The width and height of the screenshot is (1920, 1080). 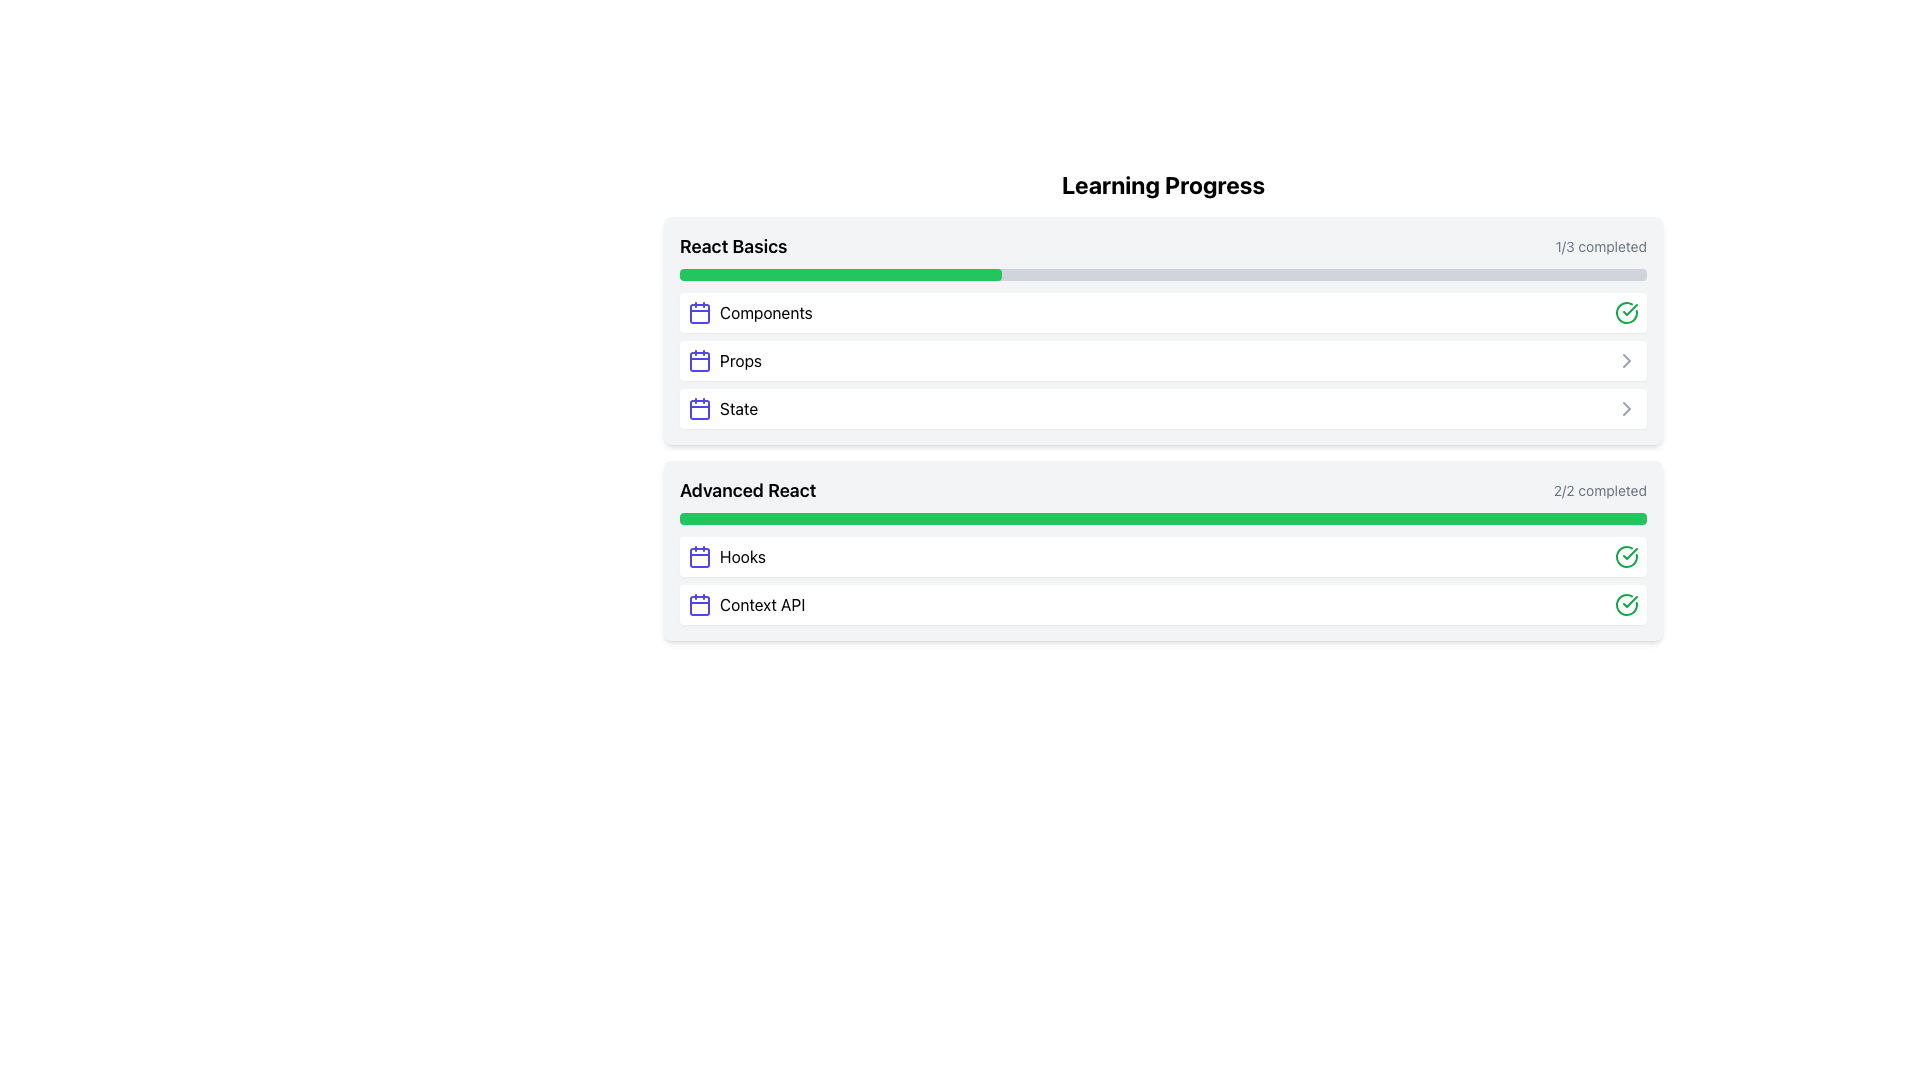 I want to click on the progress indication on the progress bar located within the 'Advanced React' section, which is the third item, situated between '2/2 completed' and the 'Hooks and Context API' section, so click(x=1163, y=518).